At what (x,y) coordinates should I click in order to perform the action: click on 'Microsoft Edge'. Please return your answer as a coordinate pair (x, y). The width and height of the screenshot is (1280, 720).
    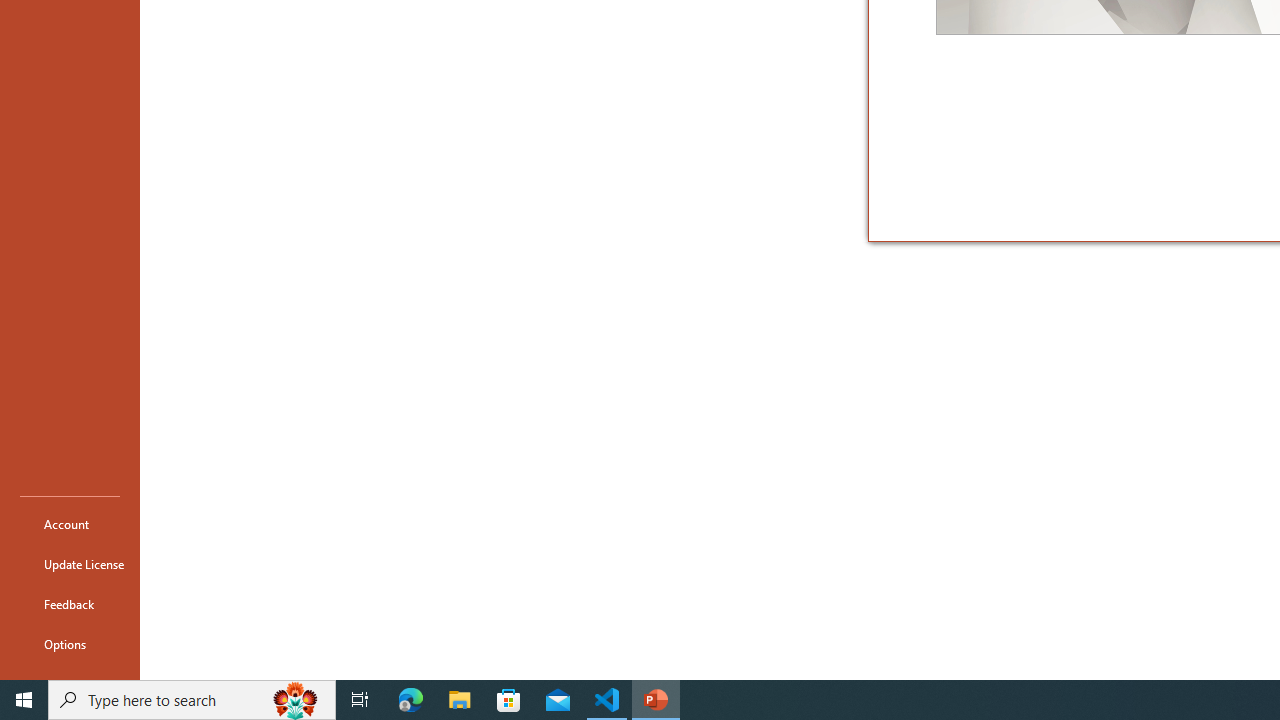
    Looking at the image, I should click on (410, 698).